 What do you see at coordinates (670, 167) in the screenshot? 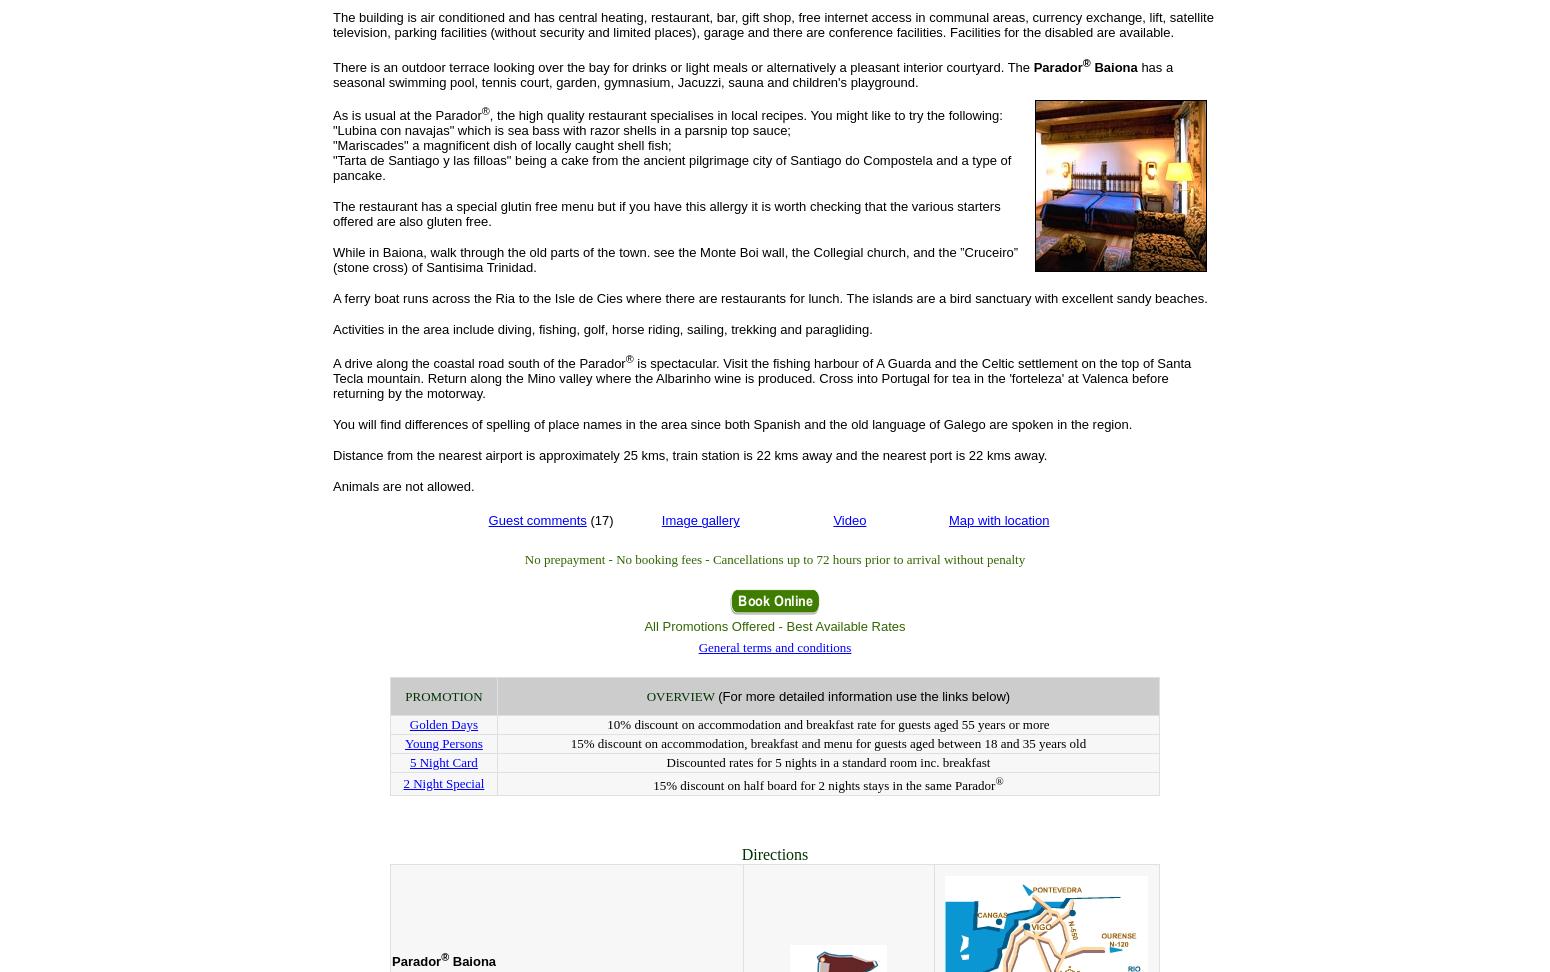
I see `'"Tarta de Santiago y las filloas" being a cake from the ancient pilgrimage
city of Santiago do Compostela and a type of pancake.'` at bounding box center [670, 167].